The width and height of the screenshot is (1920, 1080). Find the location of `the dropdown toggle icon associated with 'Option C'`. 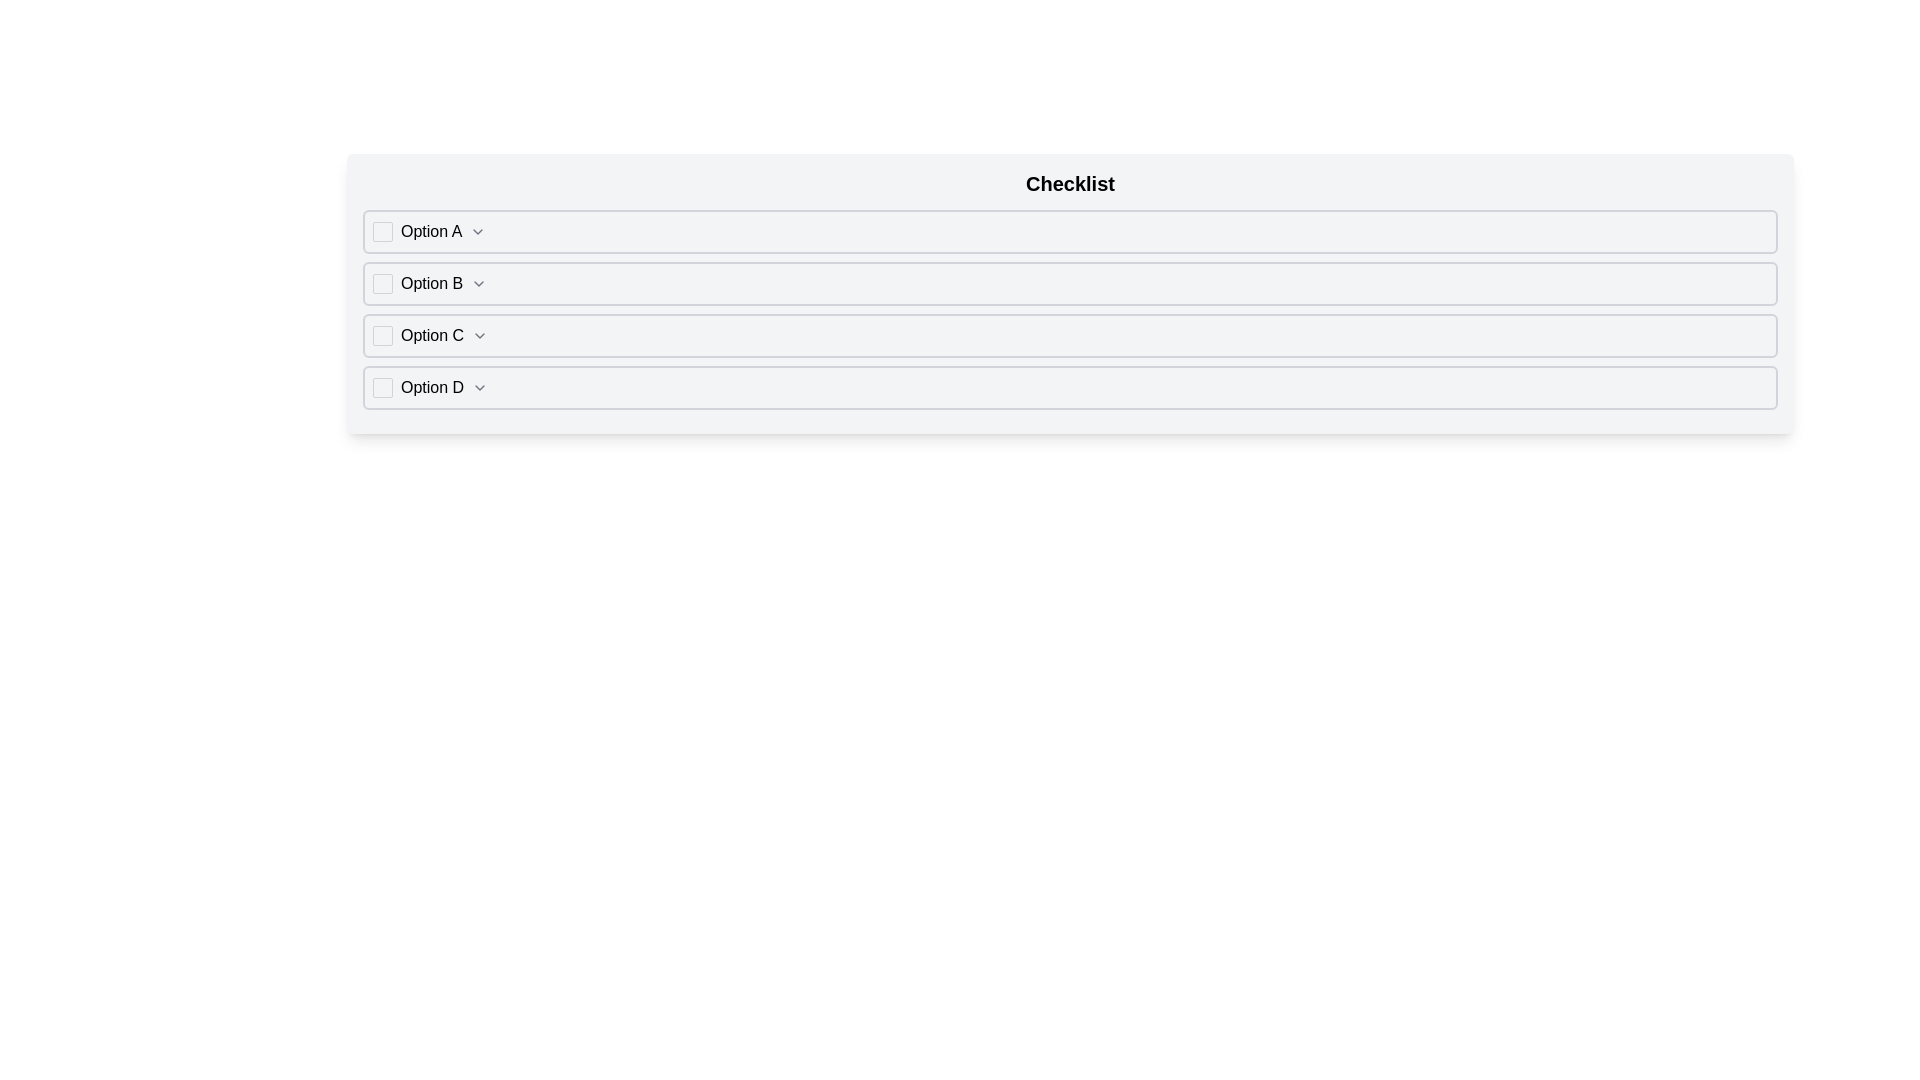

the dropdown toggle icon associated with 'Option C' is located at coordinates (480, 334).